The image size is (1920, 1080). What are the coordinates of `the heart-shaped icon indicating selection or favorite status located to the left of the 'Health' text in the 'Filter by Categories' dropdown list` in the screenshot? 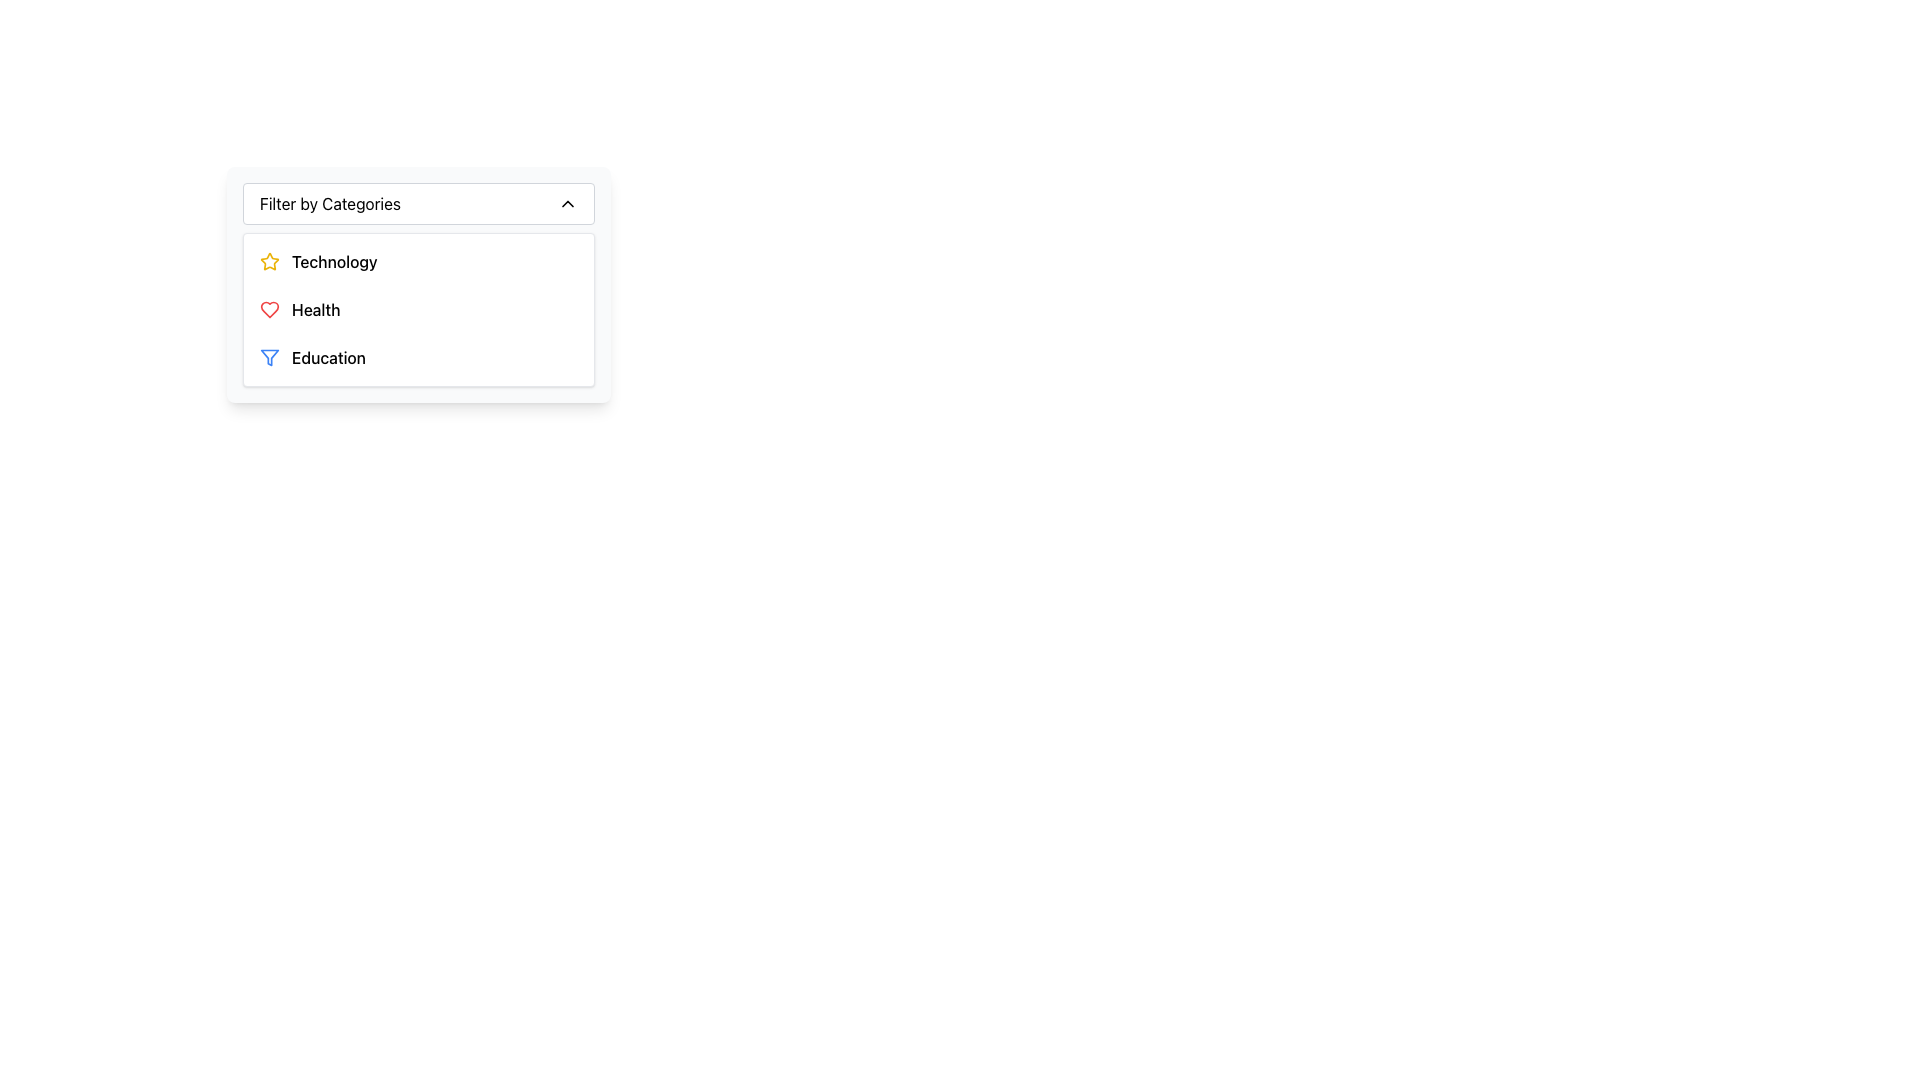 It's located at (268, 309).